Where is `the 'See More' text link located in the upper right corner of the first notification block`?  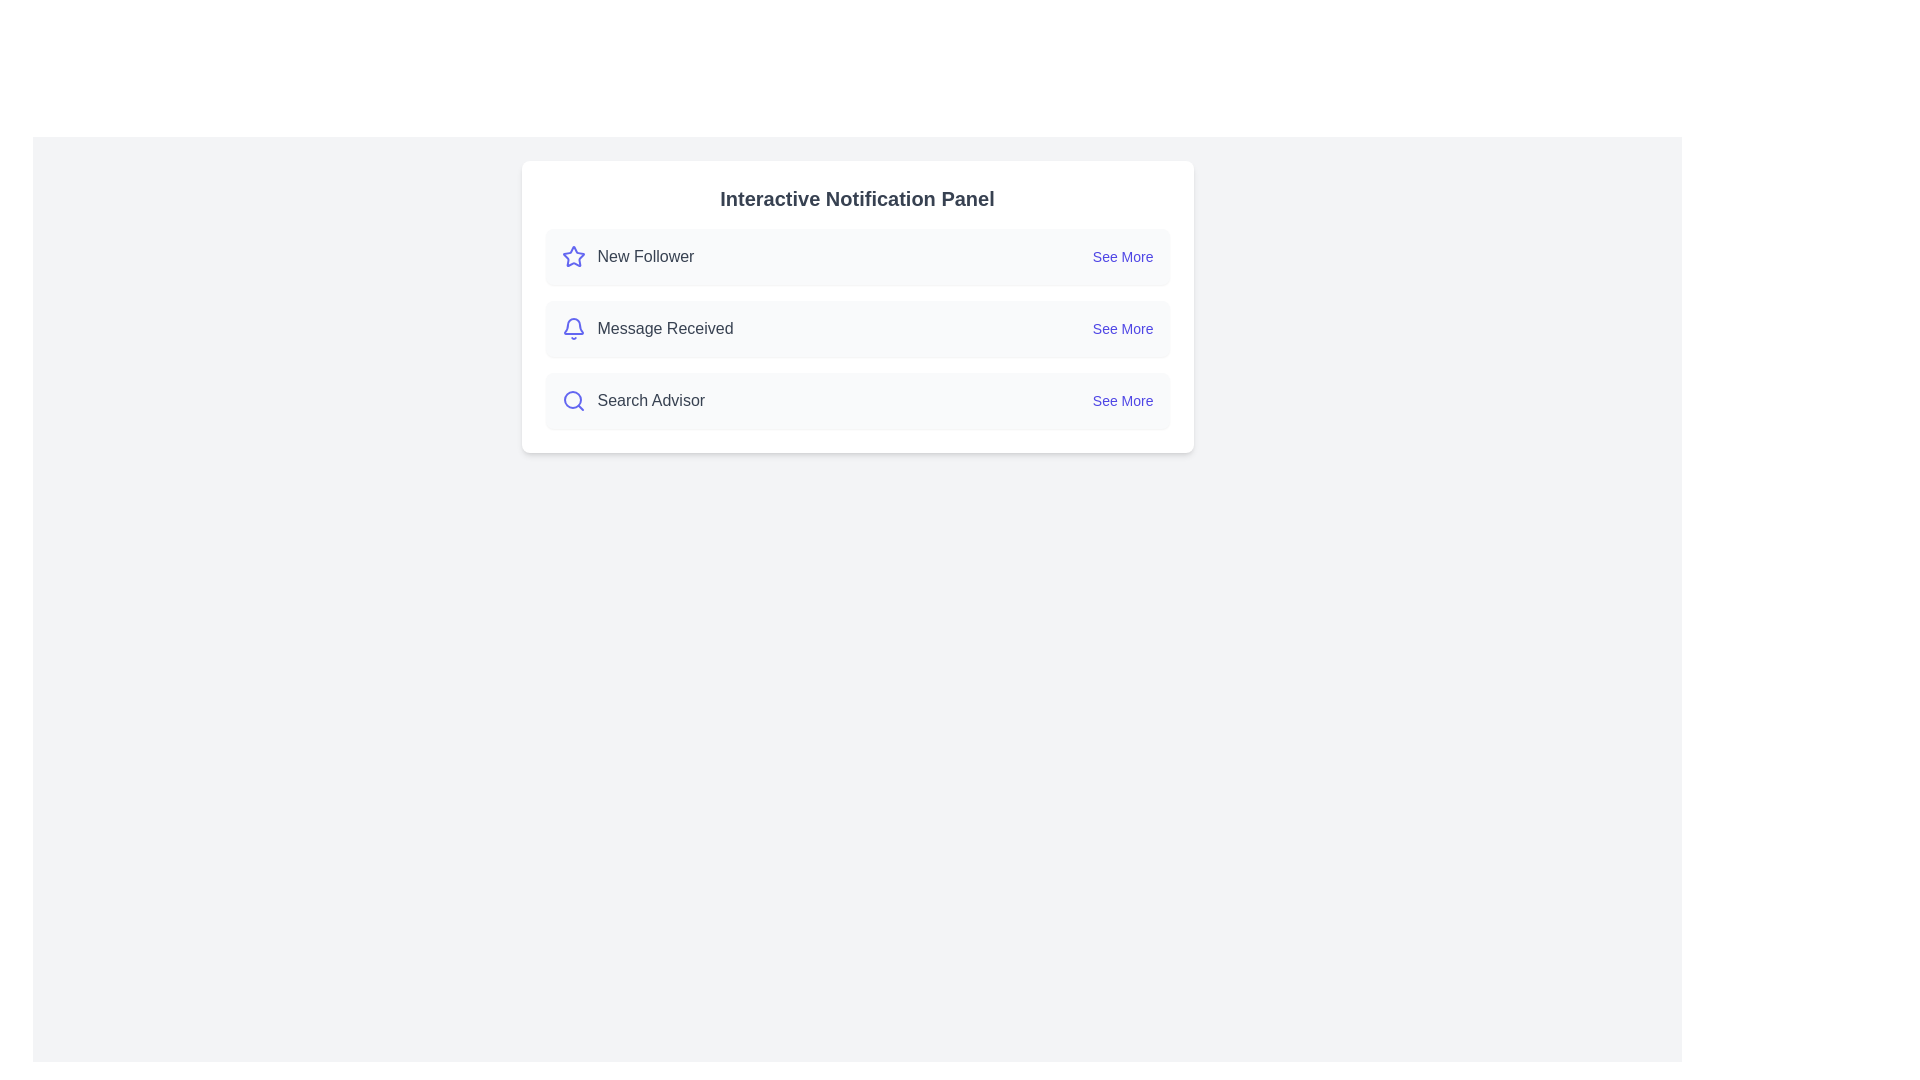
the 'See More' text link located in the upper right corner of the first notification block is located at coordinates (1123, 256).